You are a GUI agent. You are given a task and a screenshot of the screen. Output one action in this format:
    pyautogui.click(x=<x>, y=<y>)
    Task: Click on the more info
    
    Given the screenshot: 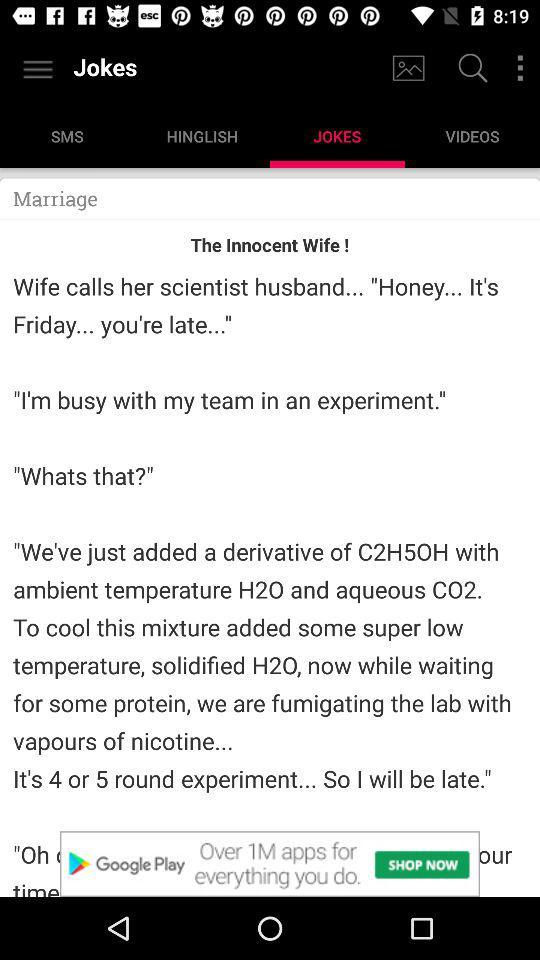 What is the action you would take?
    pyautogui.click(x=520, y=68)
    